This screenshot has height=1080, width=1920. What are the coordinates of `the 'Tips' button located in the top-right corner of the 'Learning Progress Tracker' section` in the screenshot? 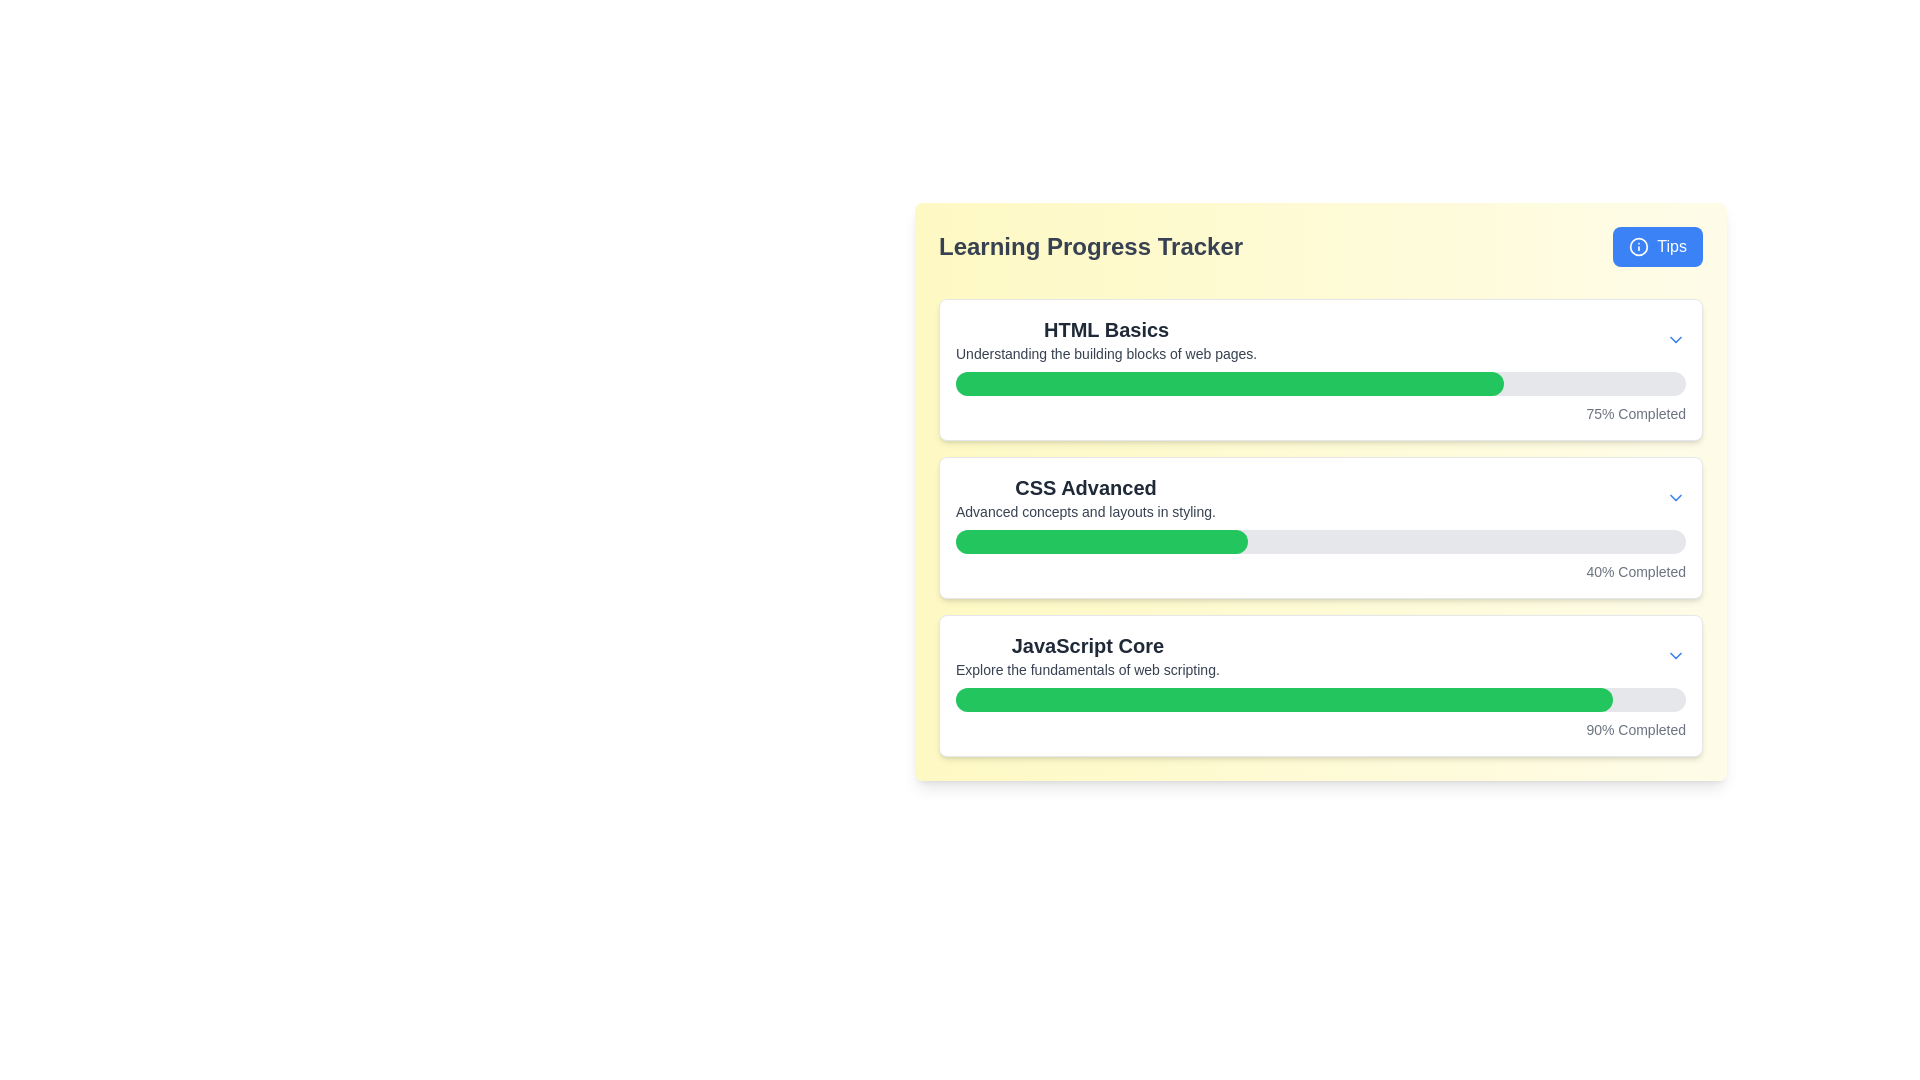 It's located at (1658, 245).